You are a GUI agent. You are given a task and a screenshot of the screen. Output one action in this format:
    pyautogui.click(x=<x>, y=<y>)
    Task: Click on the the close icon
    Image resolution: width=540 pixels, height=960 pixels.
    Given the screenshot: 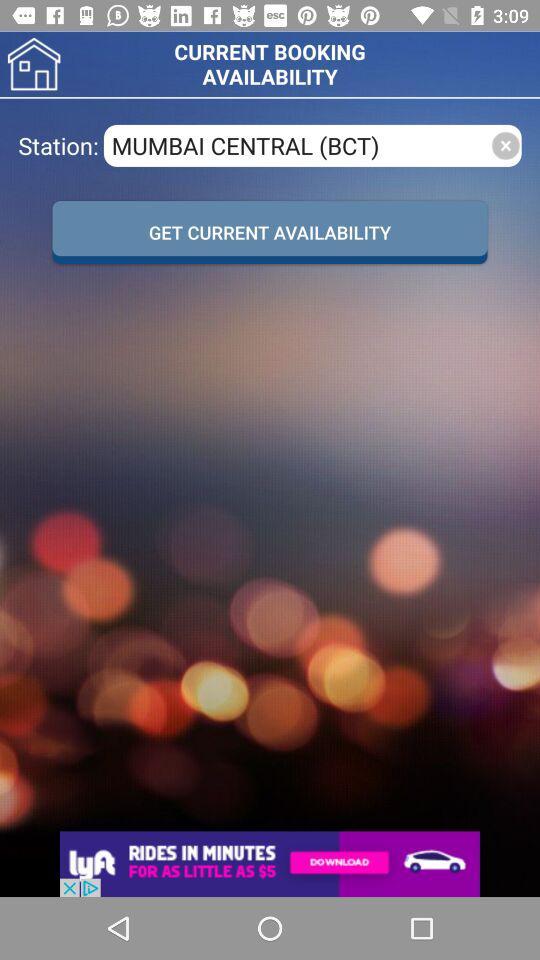 What is the action you would take?
    pyautogui.click(x=504, y=144)
    